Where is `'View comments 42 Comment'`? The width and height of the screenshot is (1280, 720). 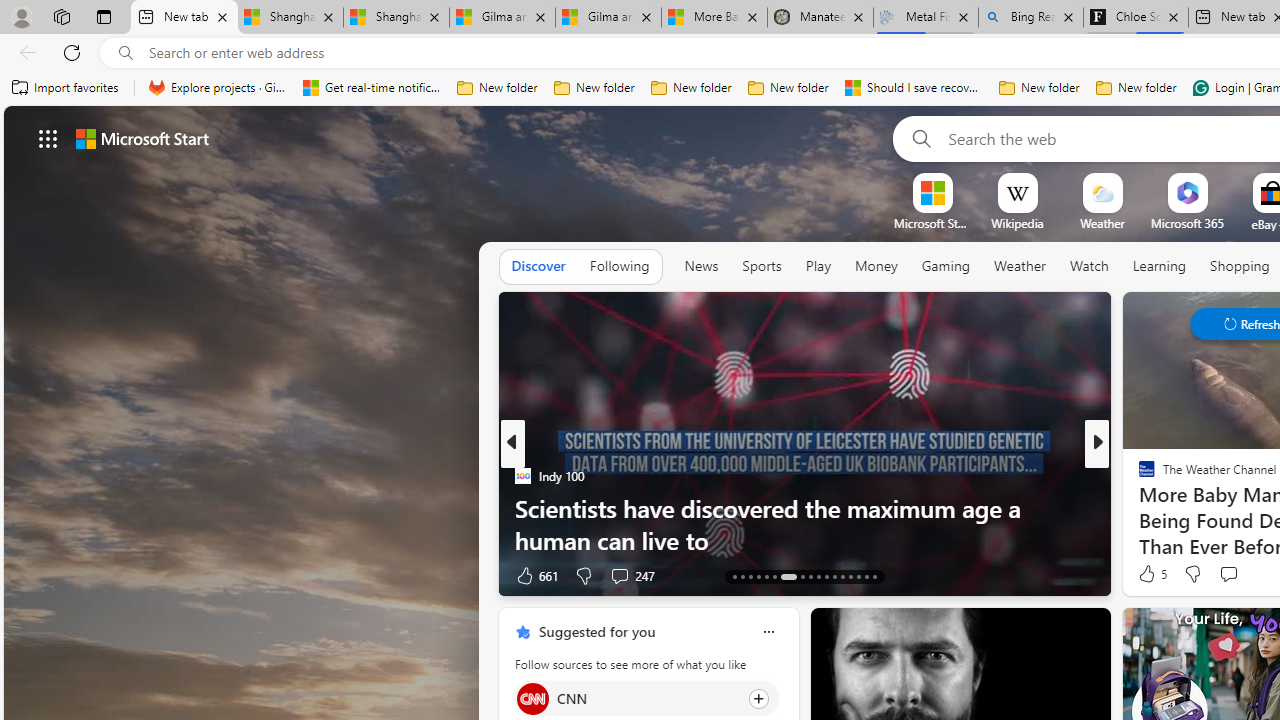
'View comments 42 Comment' is located at coordinates (11, 575).